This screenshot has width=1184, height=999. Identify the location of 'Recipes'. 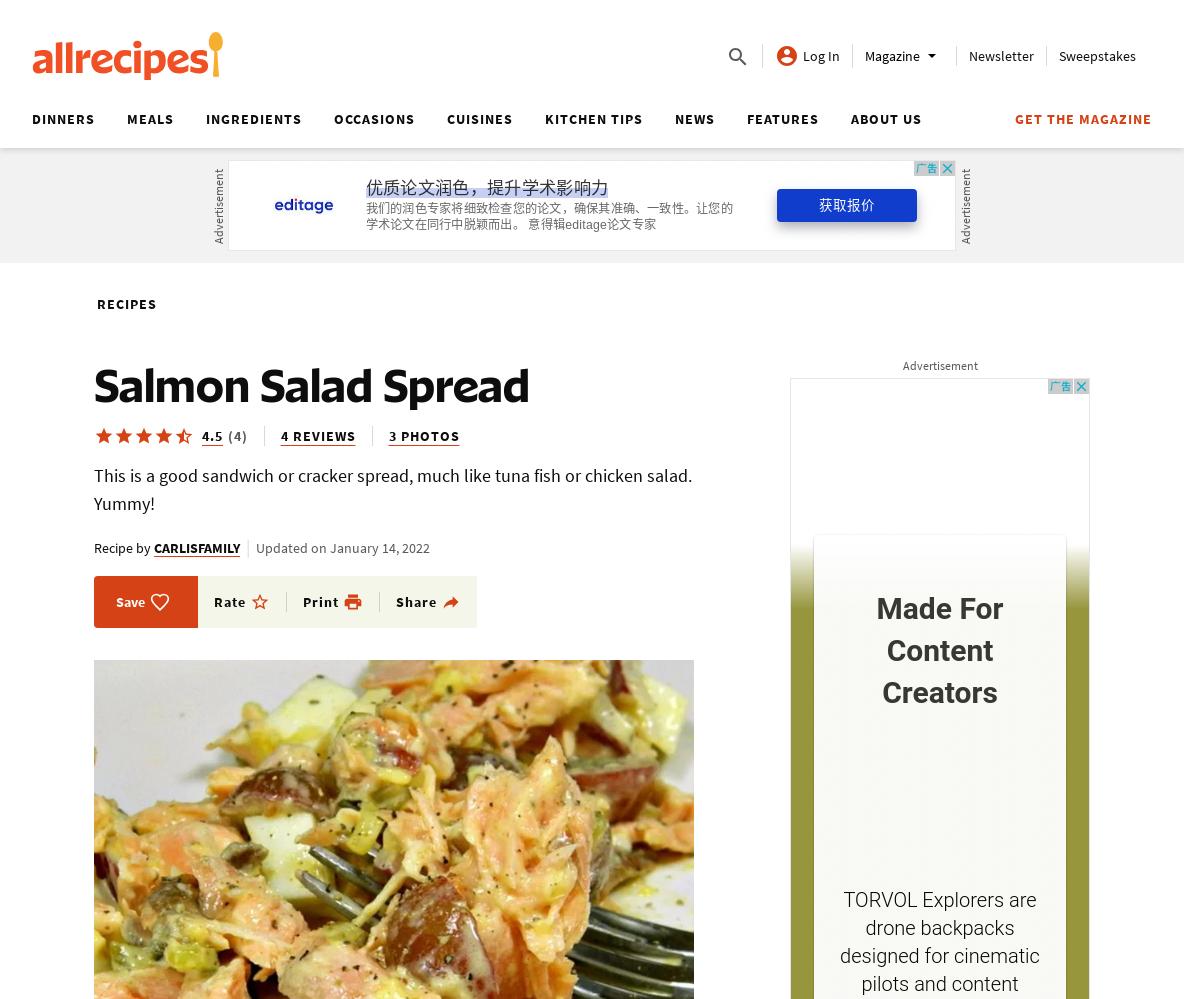
(127, 302).